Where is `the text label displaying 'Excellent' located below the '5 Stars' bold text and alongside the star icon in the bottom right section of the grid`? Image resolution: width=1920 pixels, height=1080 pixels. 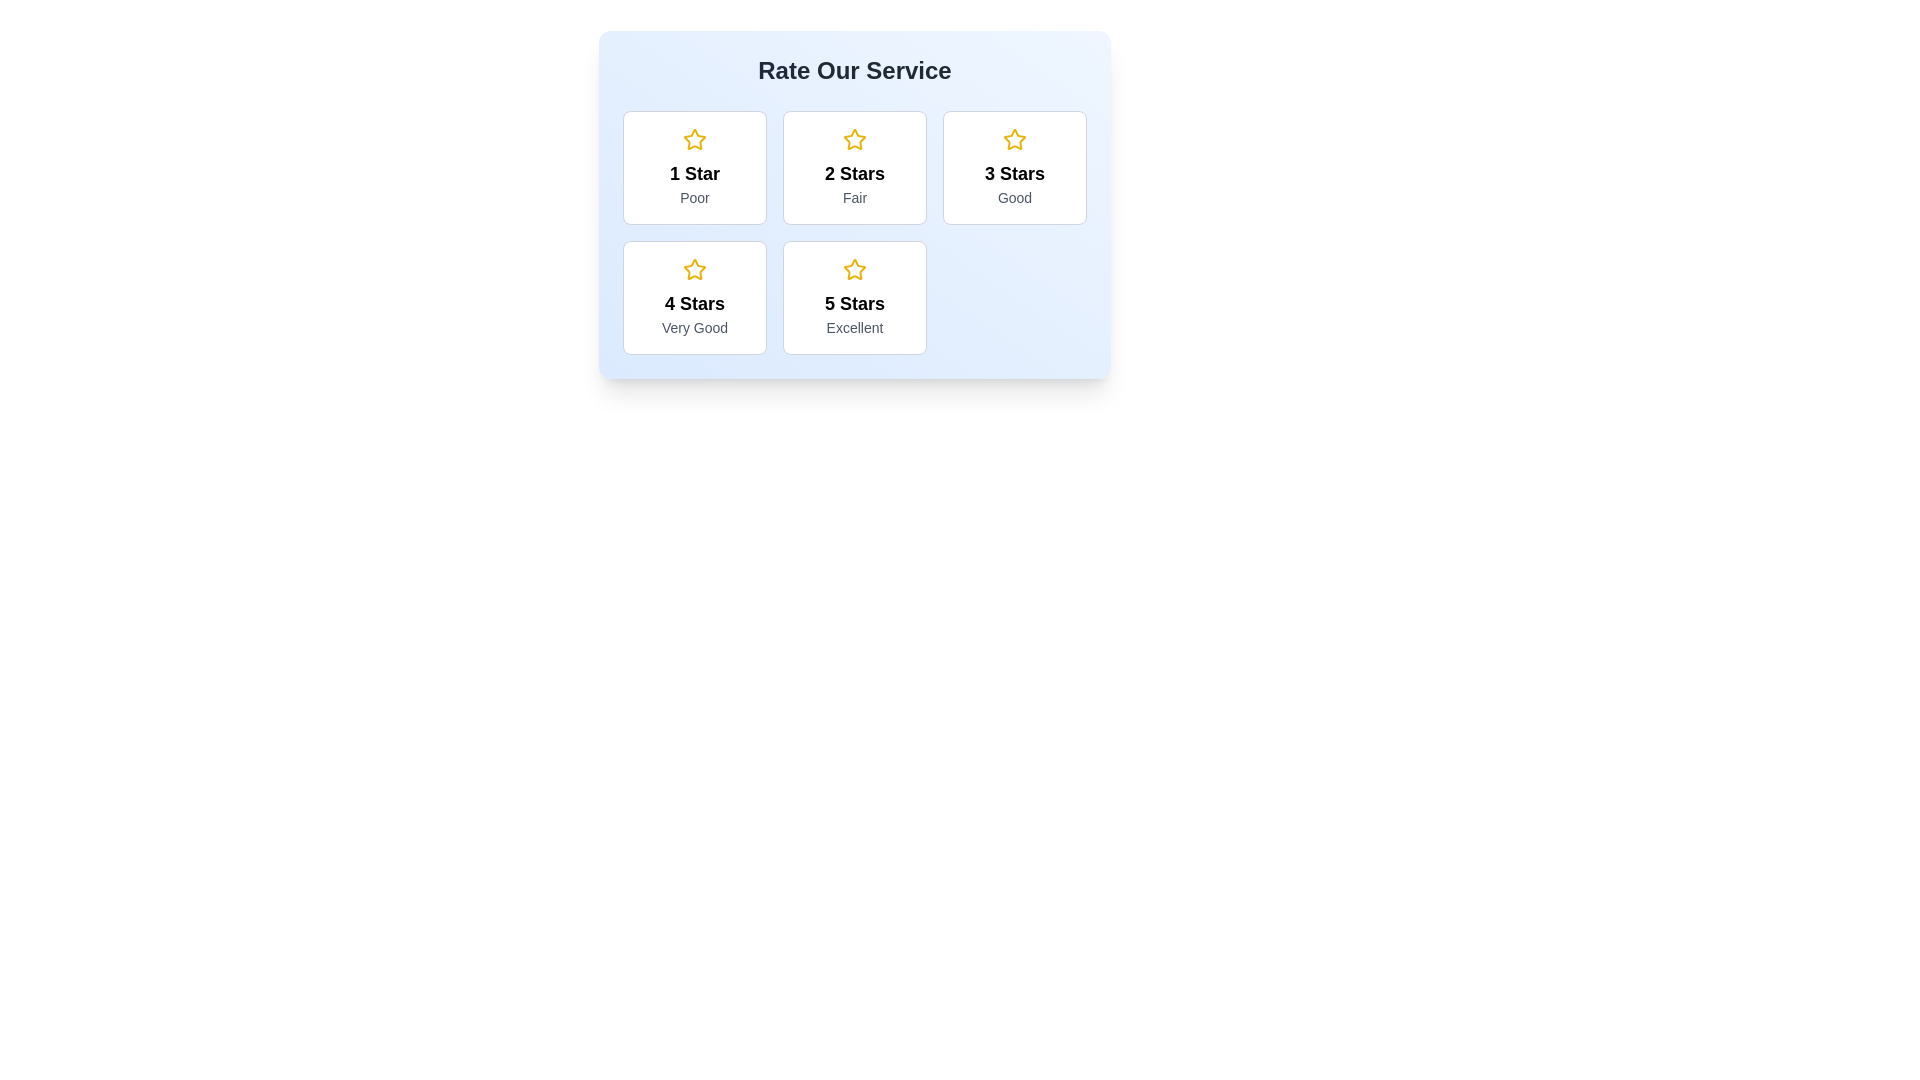
the text label displaying 'Excellent' located below the '5 Stars' bold text and alongside the star icon in the bottom right section of the grid is located at coordinates (854, 326).